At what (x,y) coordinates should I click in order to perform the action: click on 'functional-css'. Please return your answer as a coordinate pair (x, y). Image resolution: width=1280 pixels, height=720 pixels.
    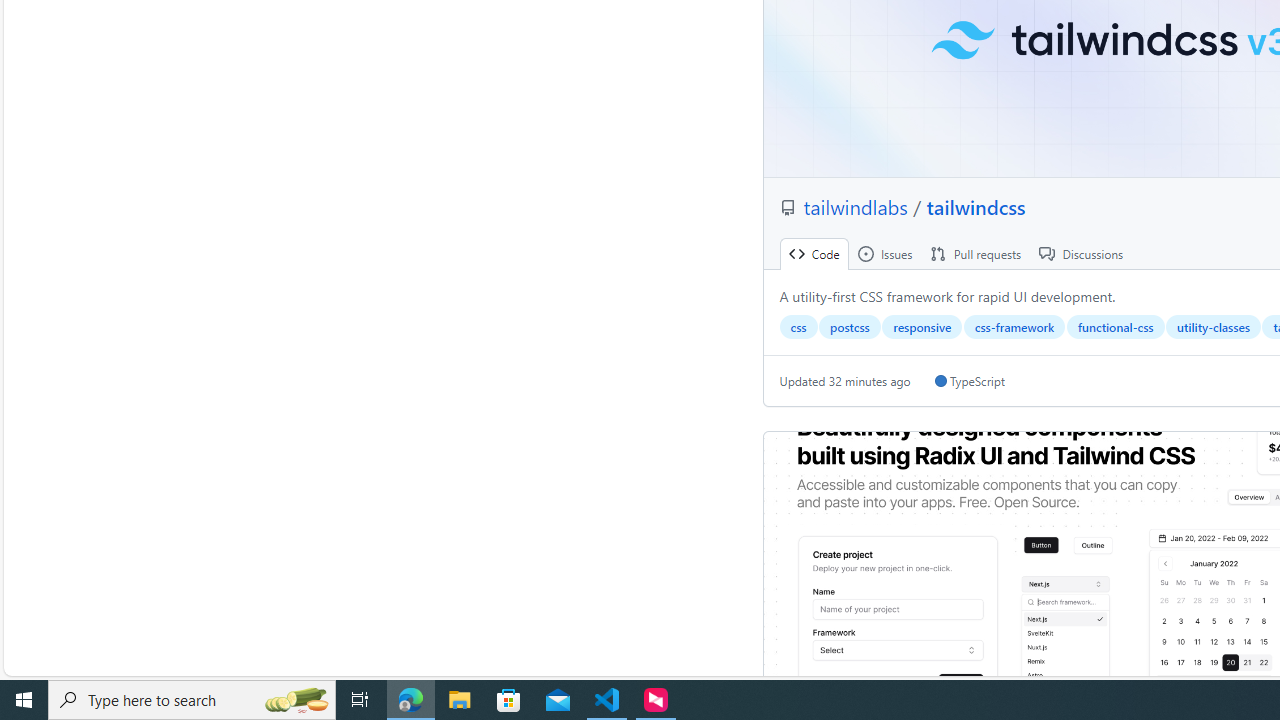
    Looking at the image, I should click on (1114, 326).